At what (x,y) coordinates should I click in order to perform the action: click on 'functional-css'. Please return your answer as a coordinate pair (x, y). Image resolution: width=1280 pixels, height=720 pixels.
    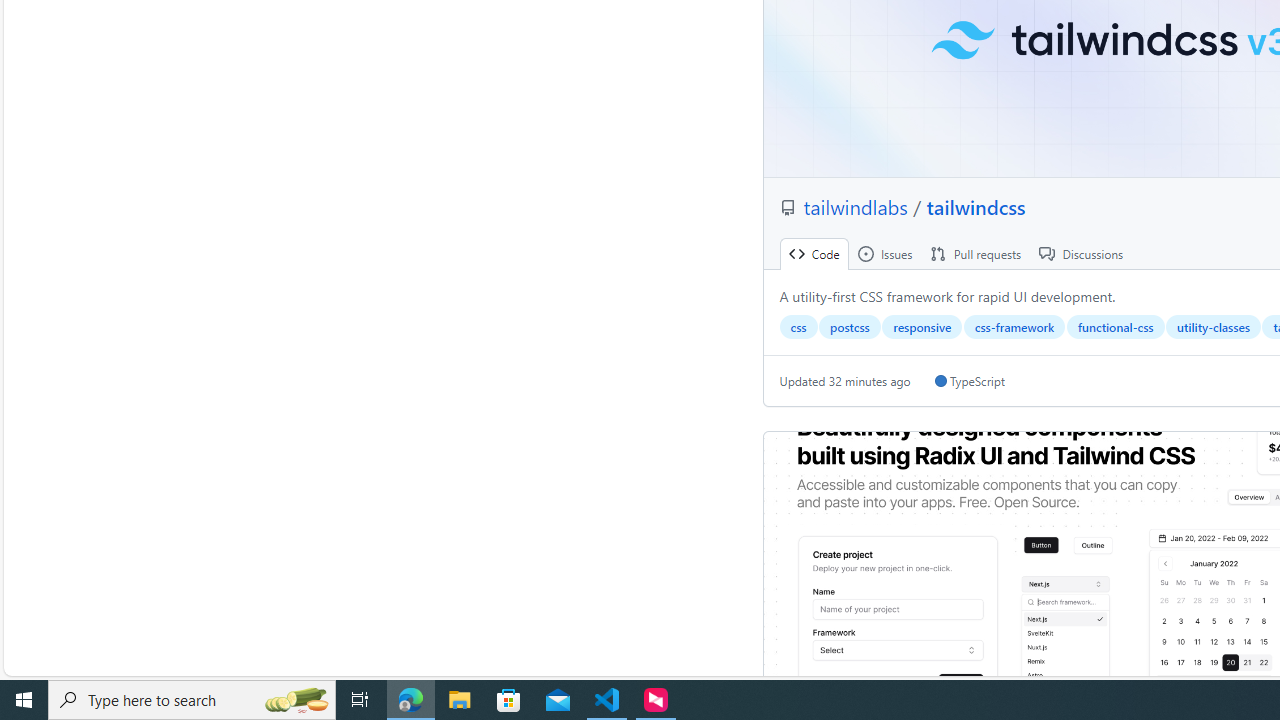
    Looking at the image, I should click on (1114, 326).